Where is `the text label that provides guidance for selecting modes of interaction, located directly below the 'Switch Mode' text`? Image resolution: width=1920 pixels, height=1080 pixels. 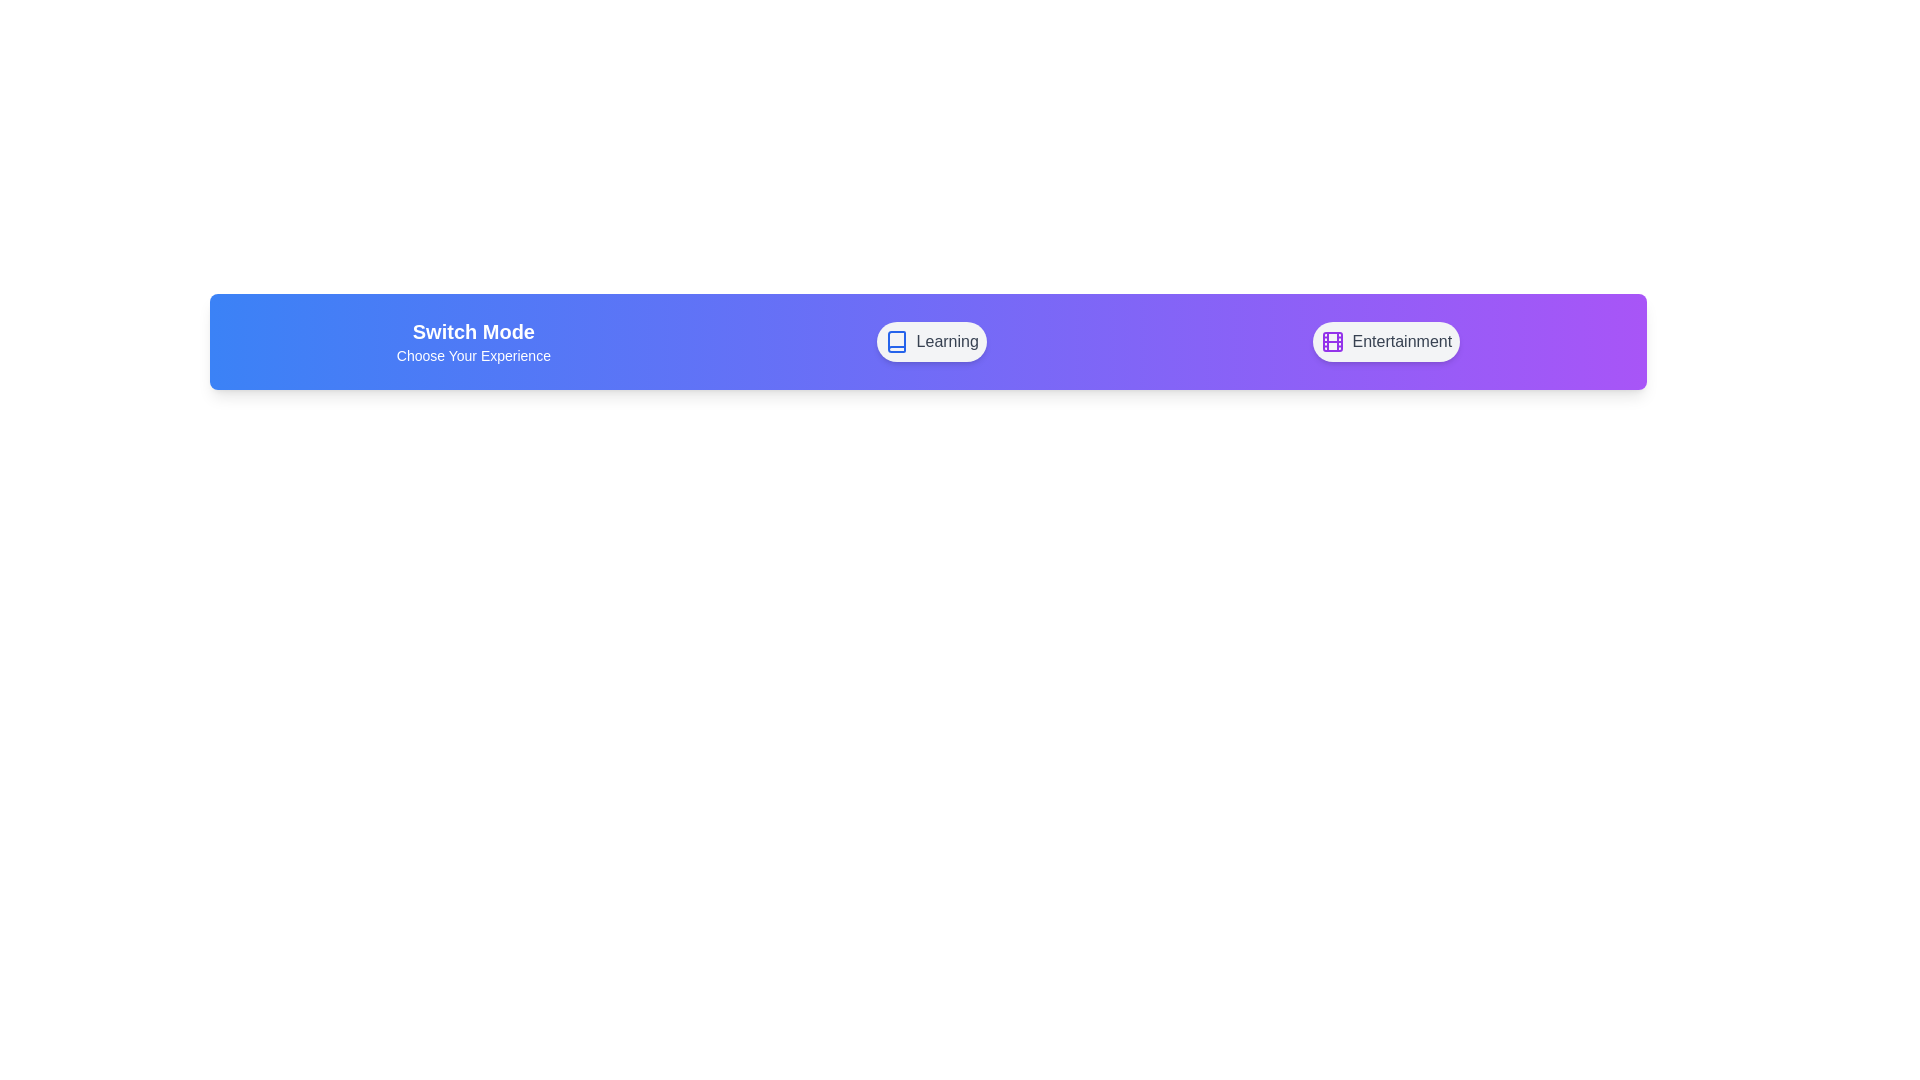
the text label that provides guidance for selecting modes of interaction, located directly below the 'Switch Mode' text is located at coordinates (472, 354).